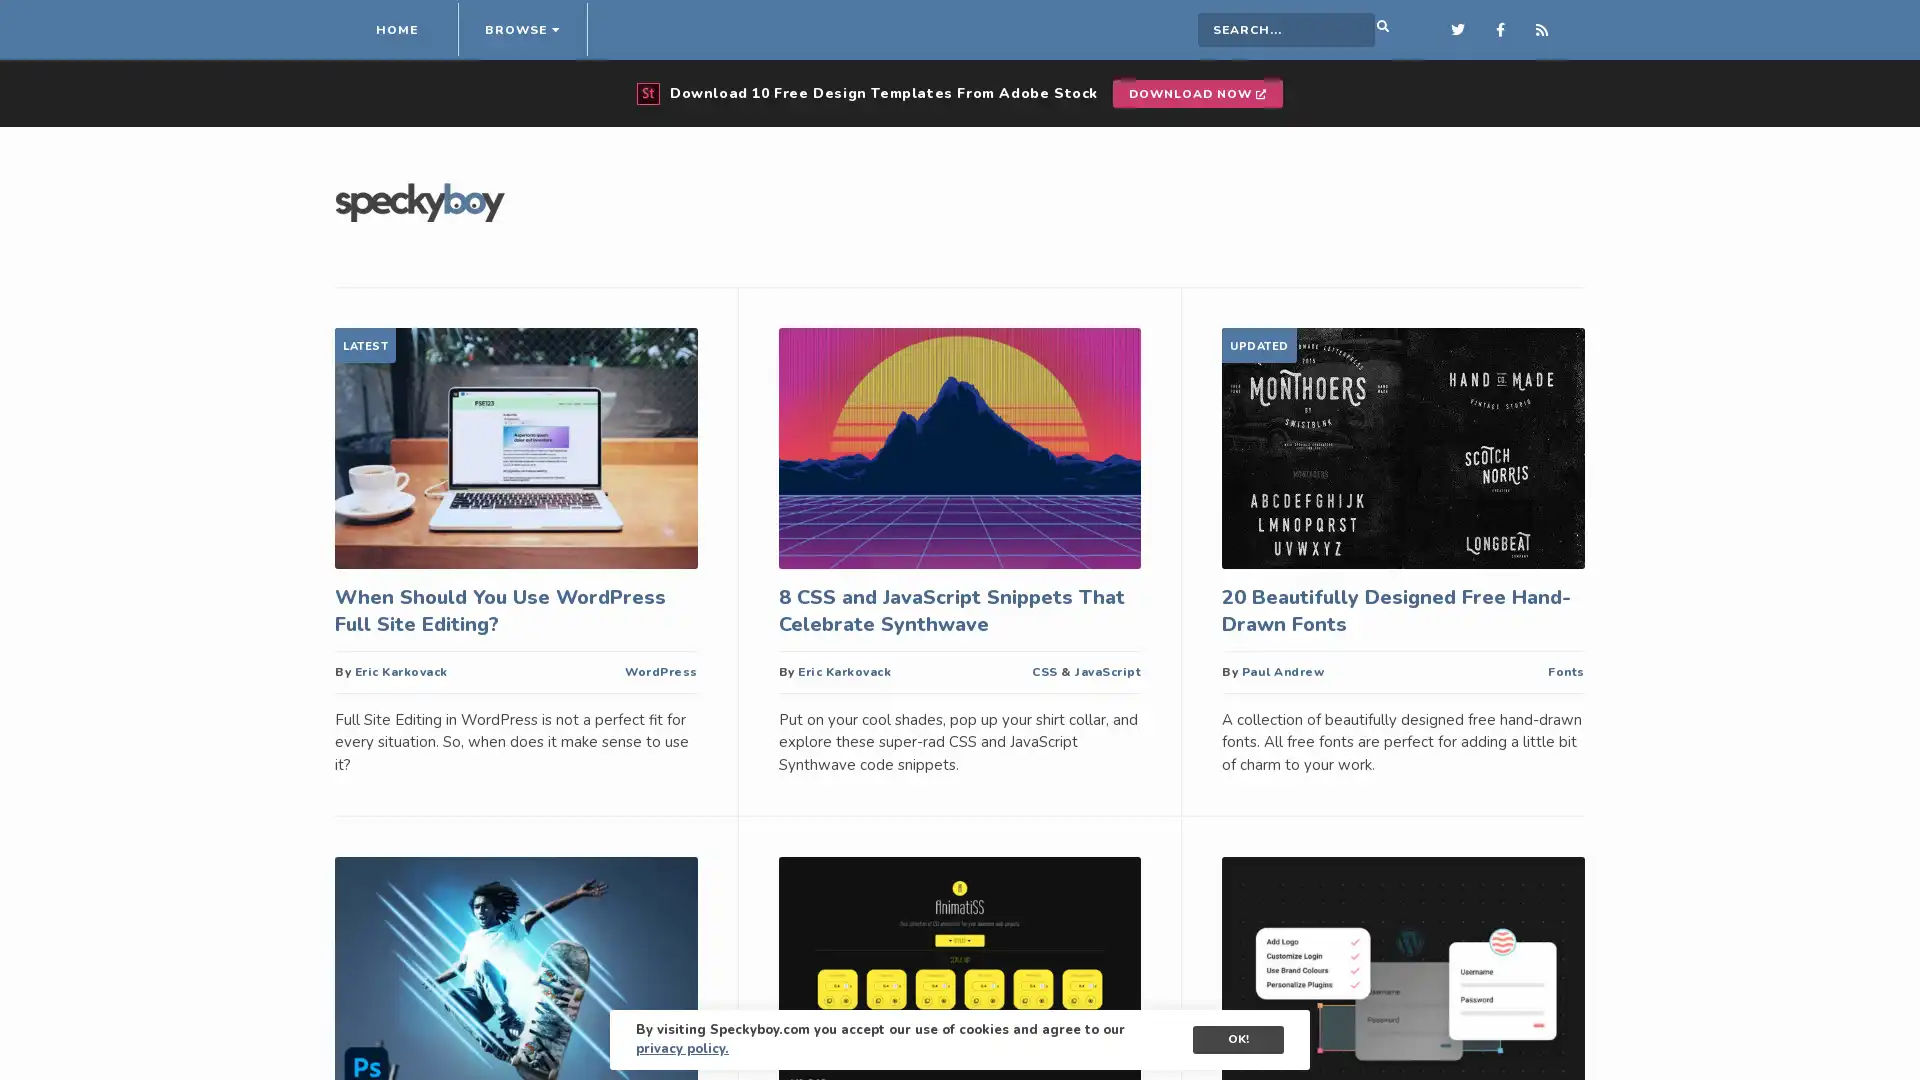 The image size is (1920, 1080). Describe the element at coordinates (682, 1048) in the screenshot. I see `learn more about cookies` at that location.